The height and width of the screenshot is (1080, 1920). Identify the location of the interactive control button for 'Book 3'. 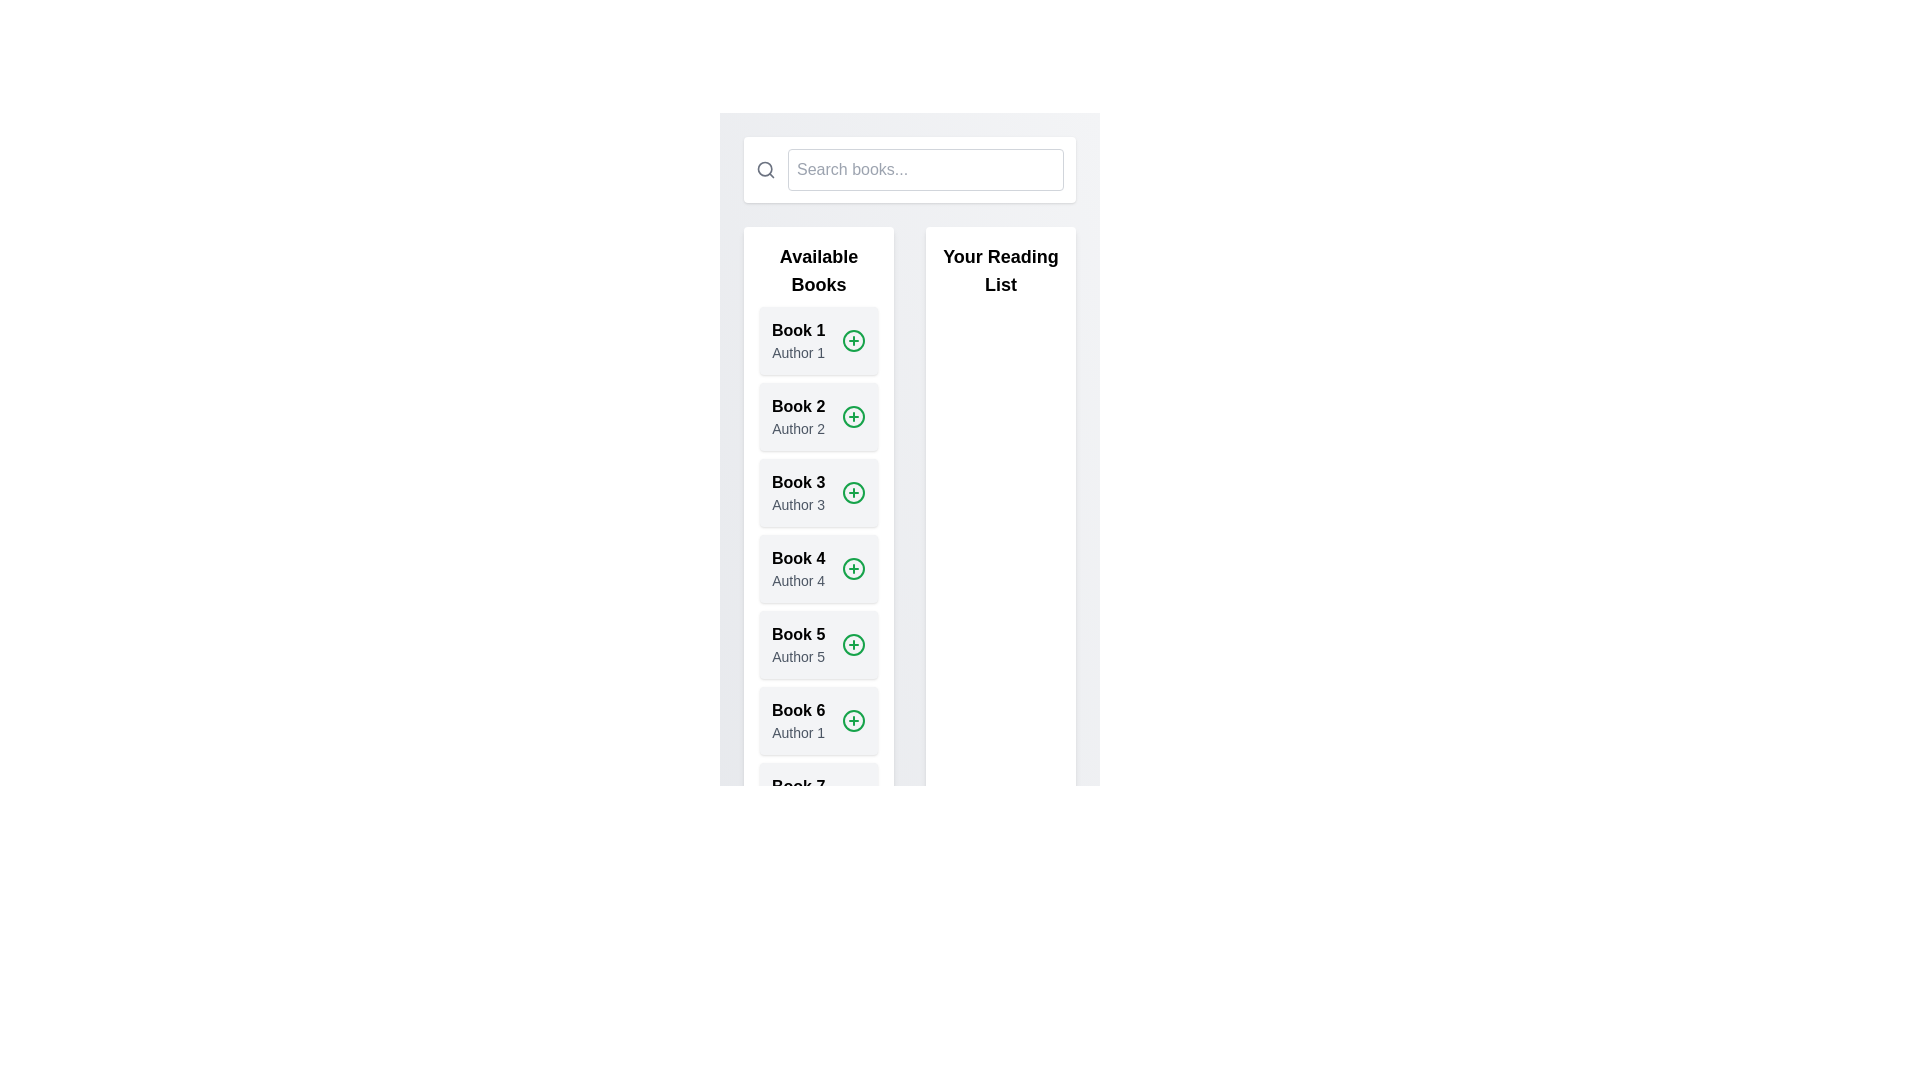
(854, 493).